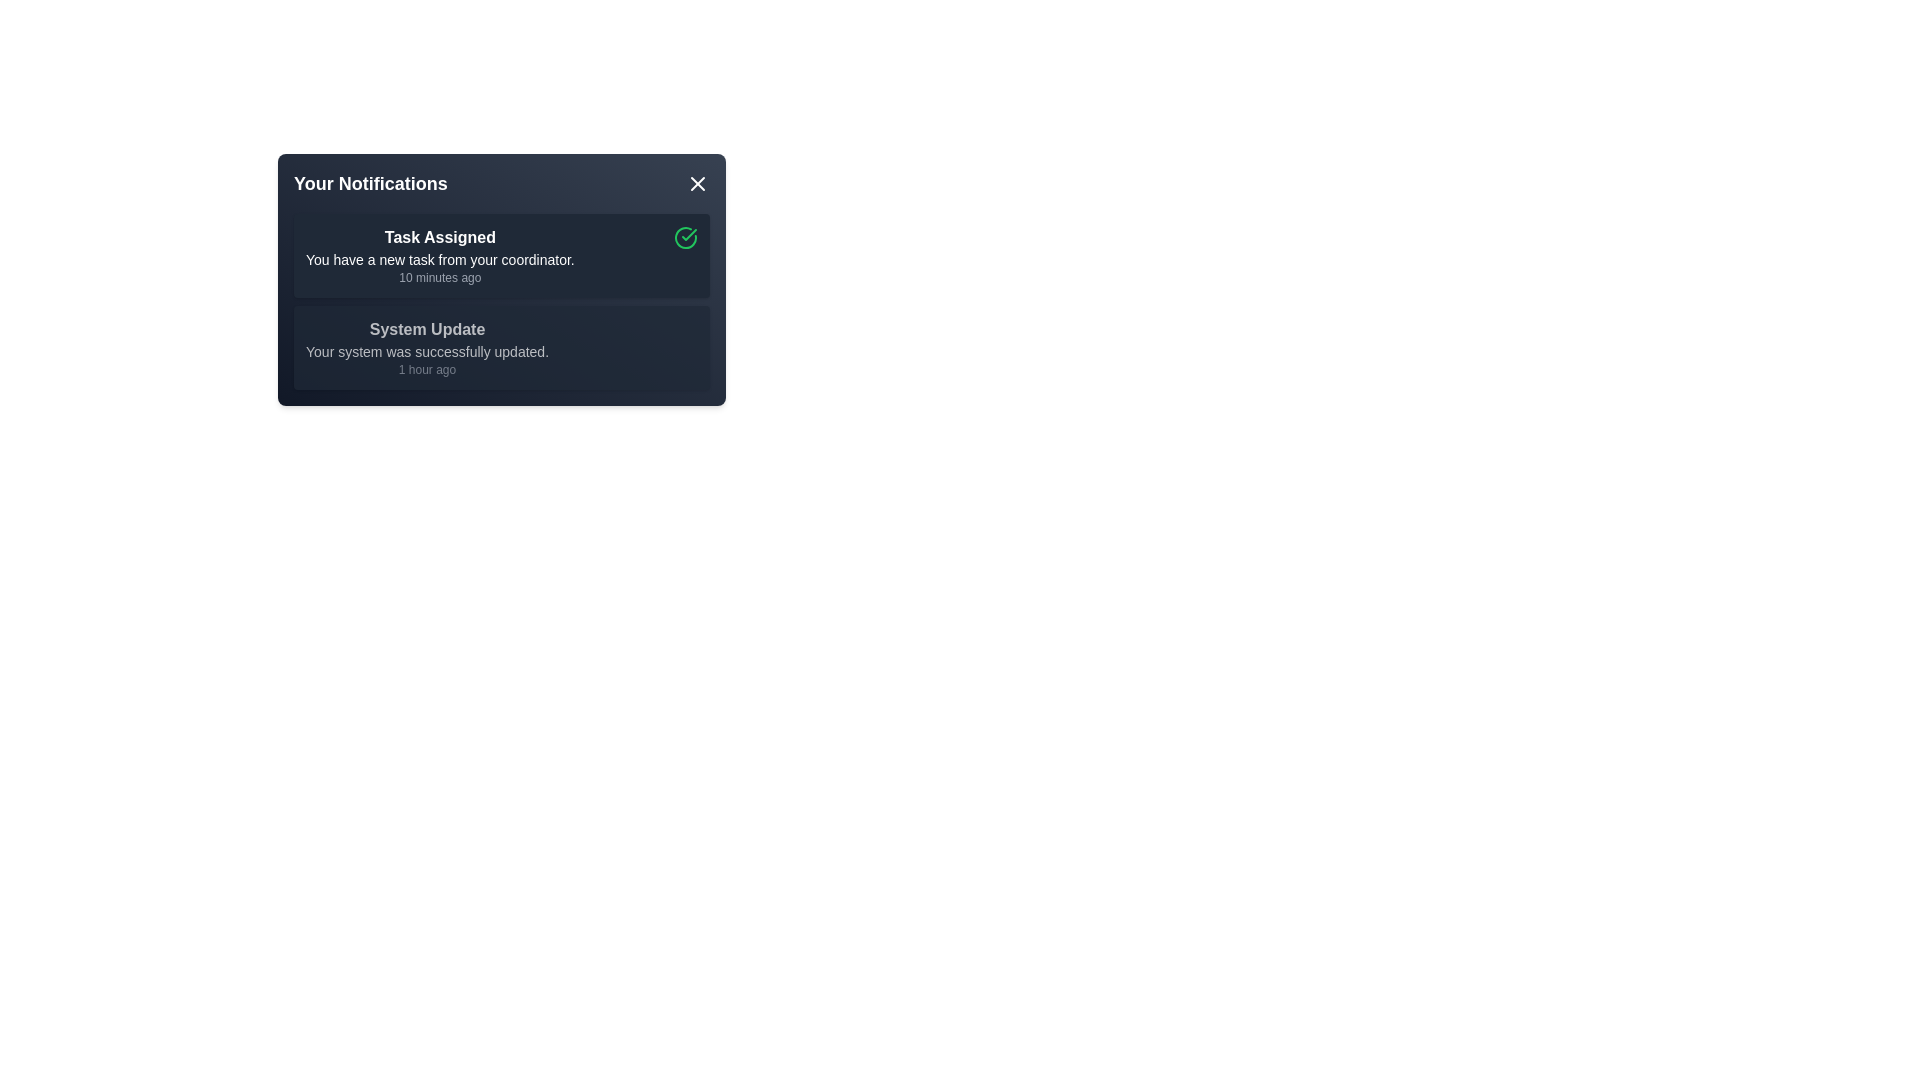 This screenshot has height=1080, width=1920. What do you see at coordinates (502, 254) in the screenshot?
I see `the first notification card in the 'Your Notifications' list` at bounding box center [502, 254].